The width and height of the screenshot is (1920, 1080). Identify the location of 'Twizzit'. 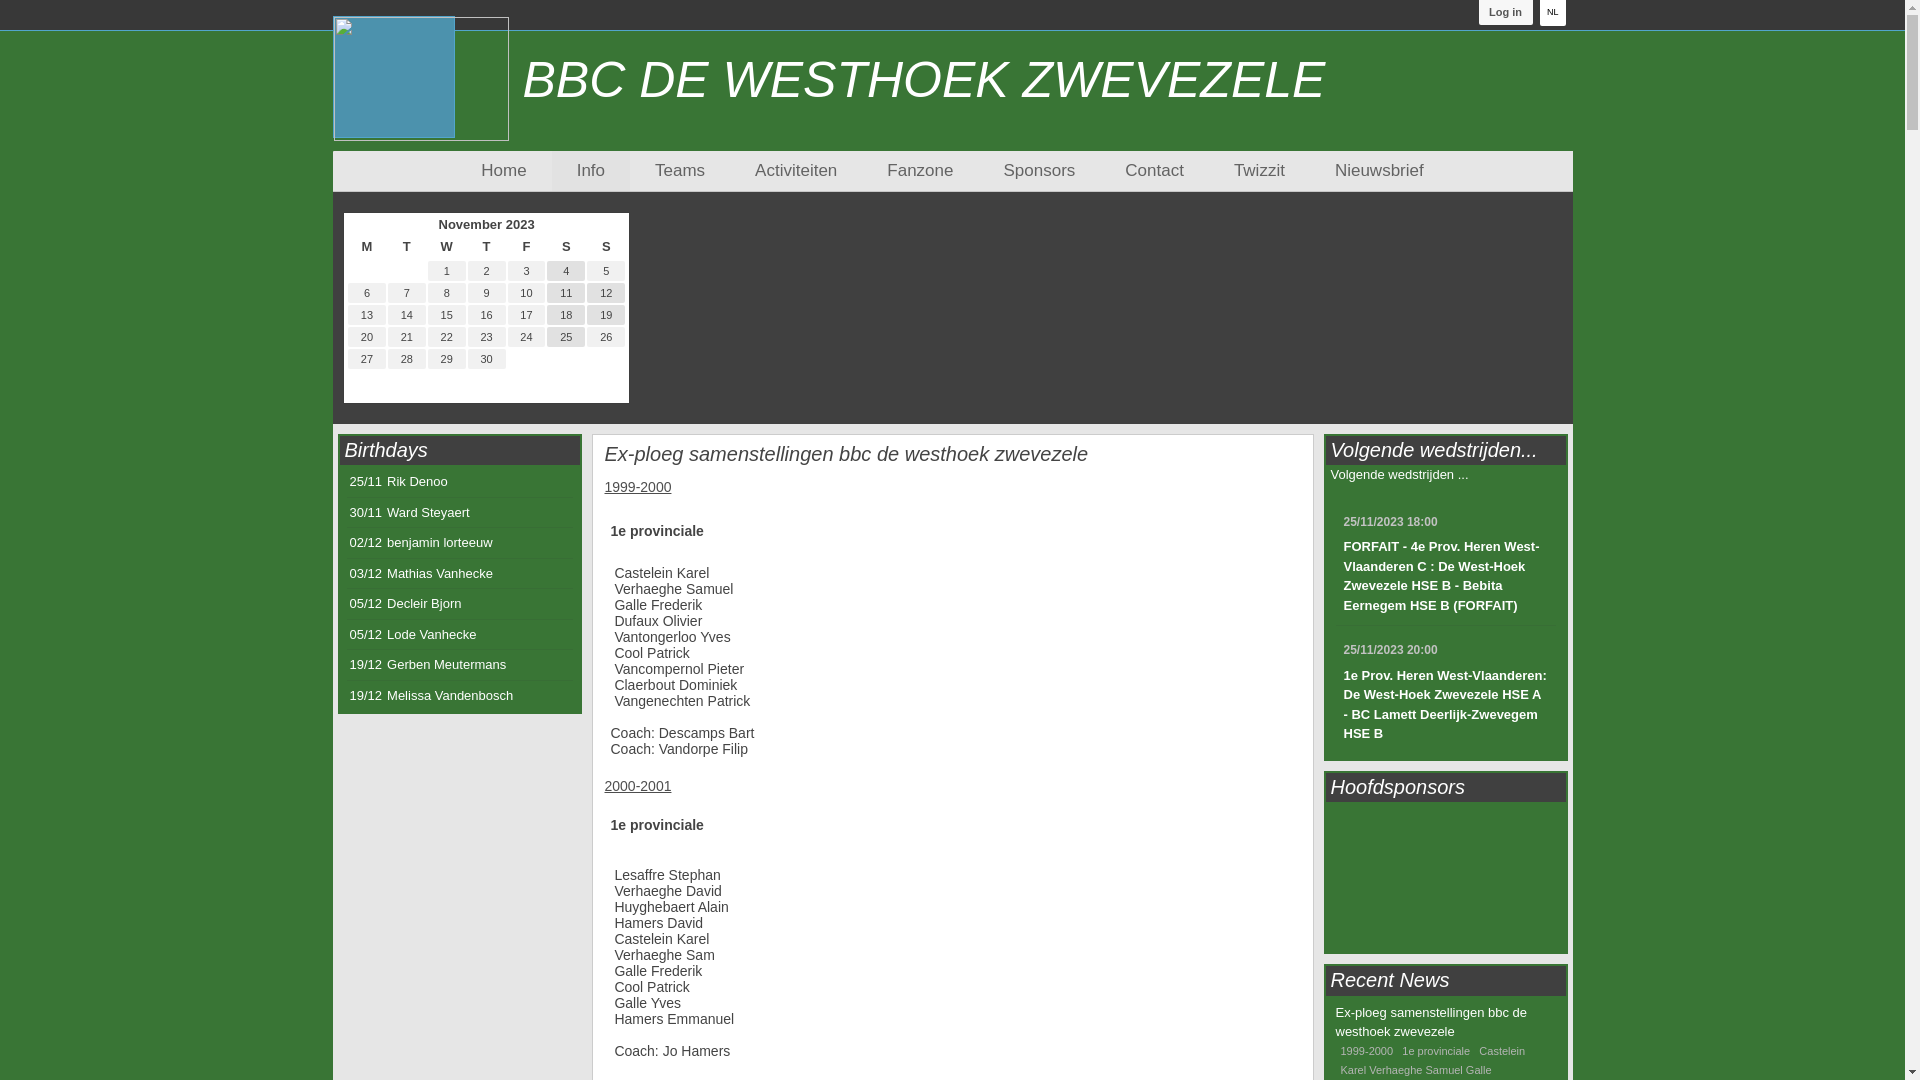
(1258, 169).